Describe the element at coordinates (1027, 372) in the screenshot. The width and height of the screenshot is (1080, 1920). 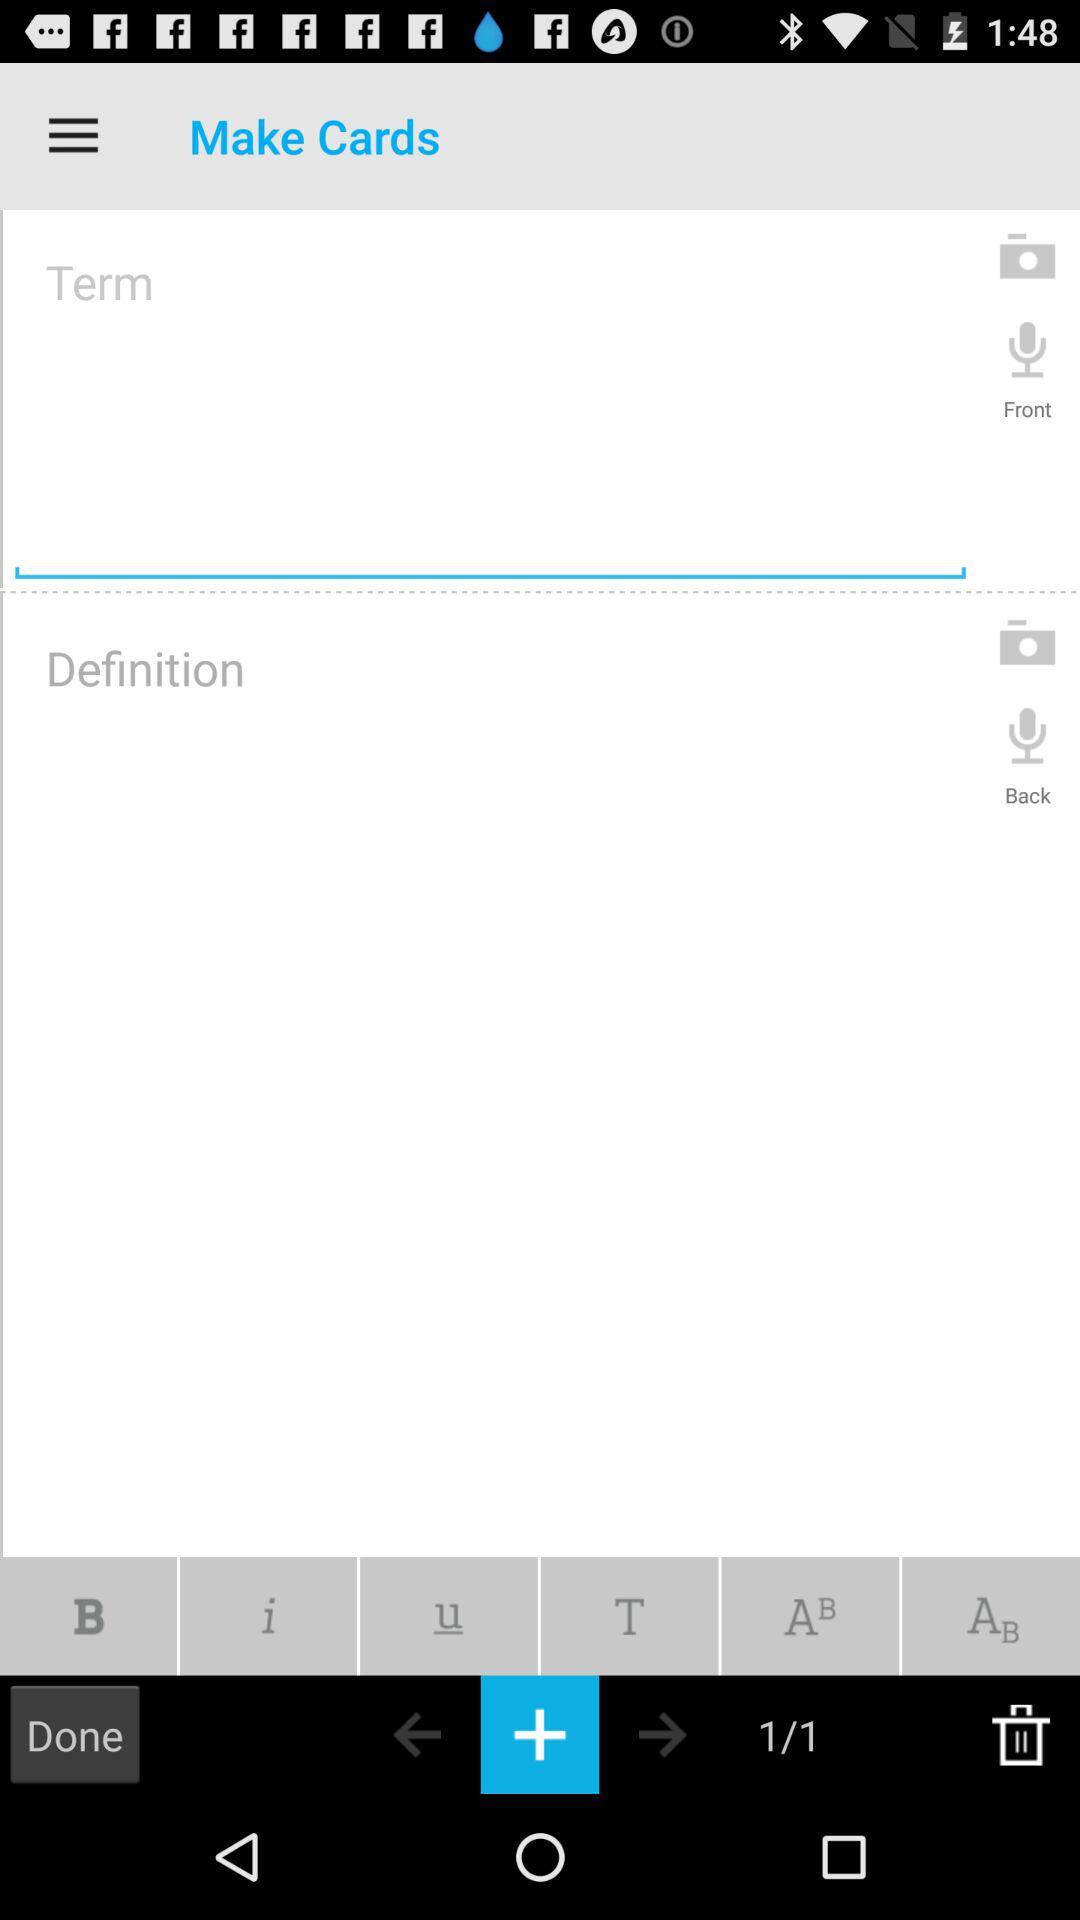
I see `the microphone icon` at that location.